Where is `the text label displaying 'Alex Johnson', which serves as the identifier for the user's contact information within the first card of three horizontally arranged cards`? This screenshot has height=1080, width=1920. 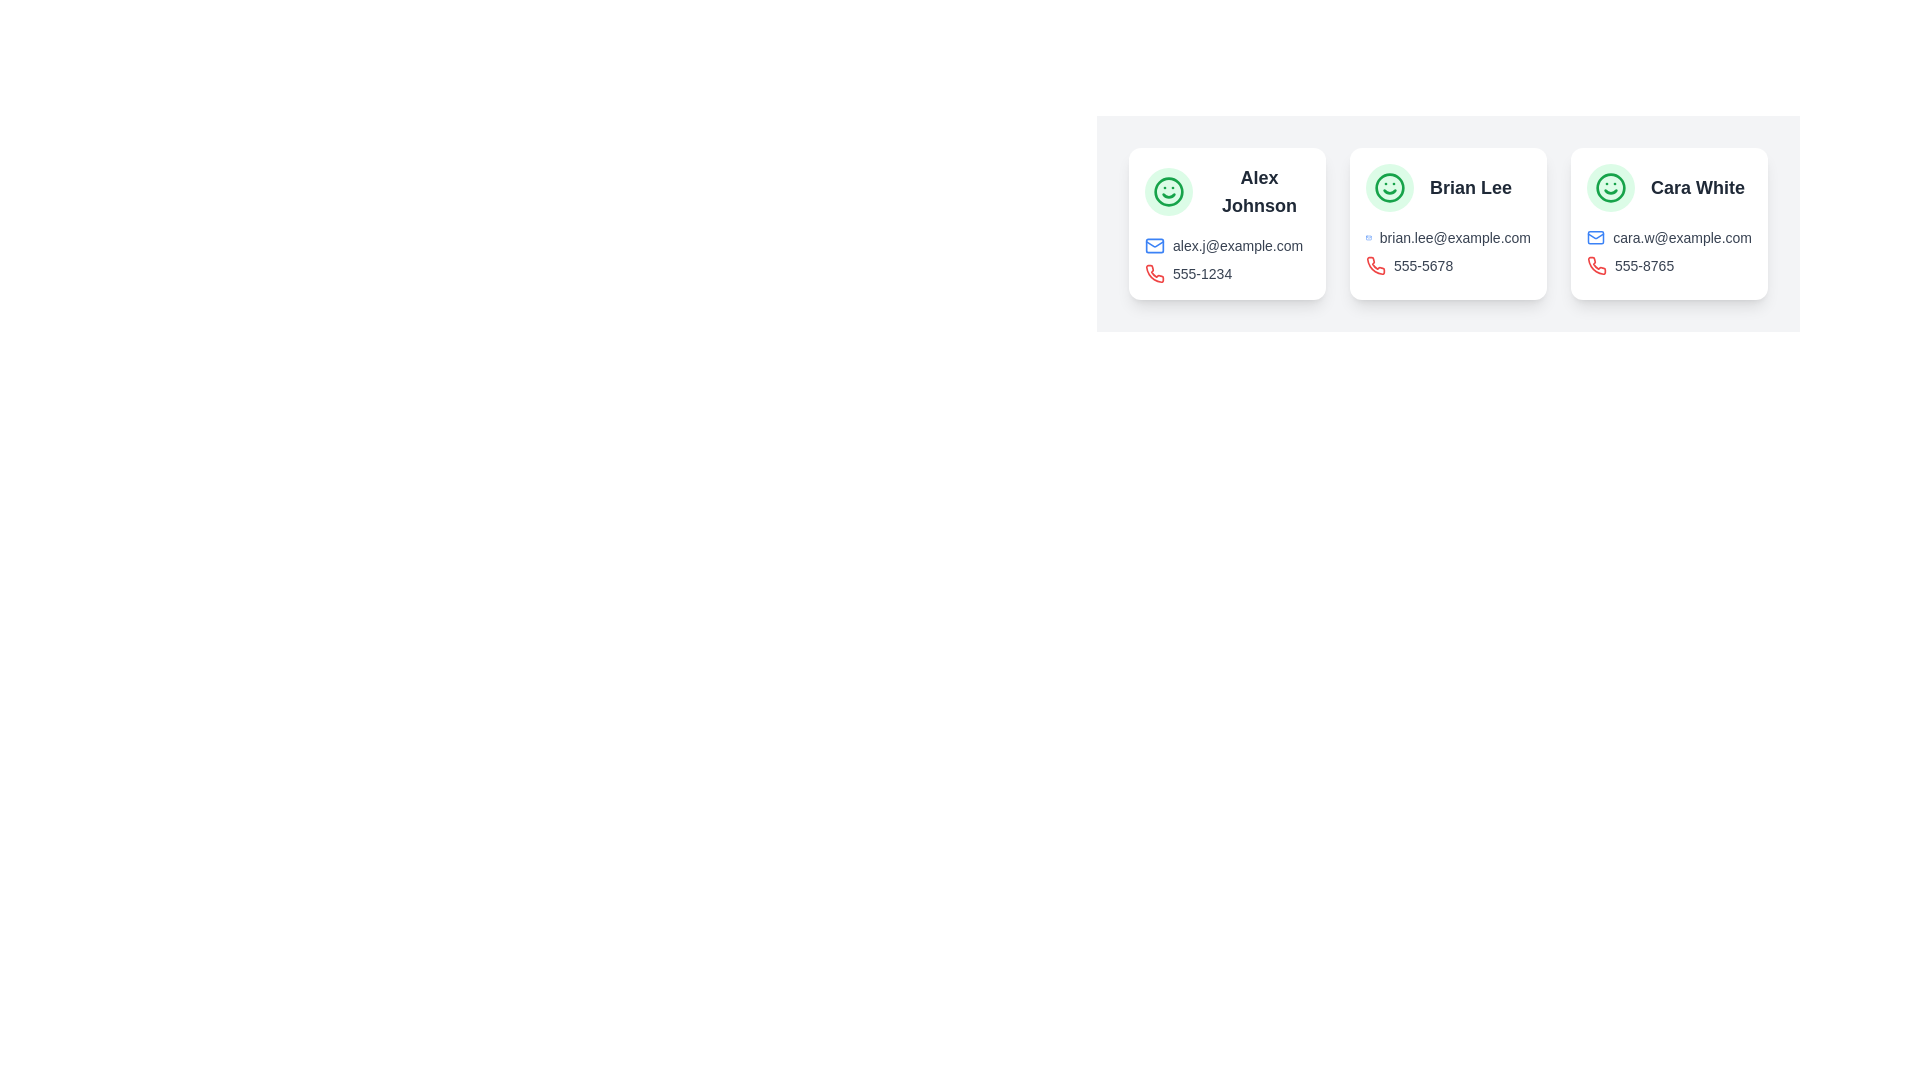 the text label displaying 'Alex Johnson', which serves as the identifier for the user's contact information within the first card of three horizontally arranged cards is located at coordinates (1258, 192).